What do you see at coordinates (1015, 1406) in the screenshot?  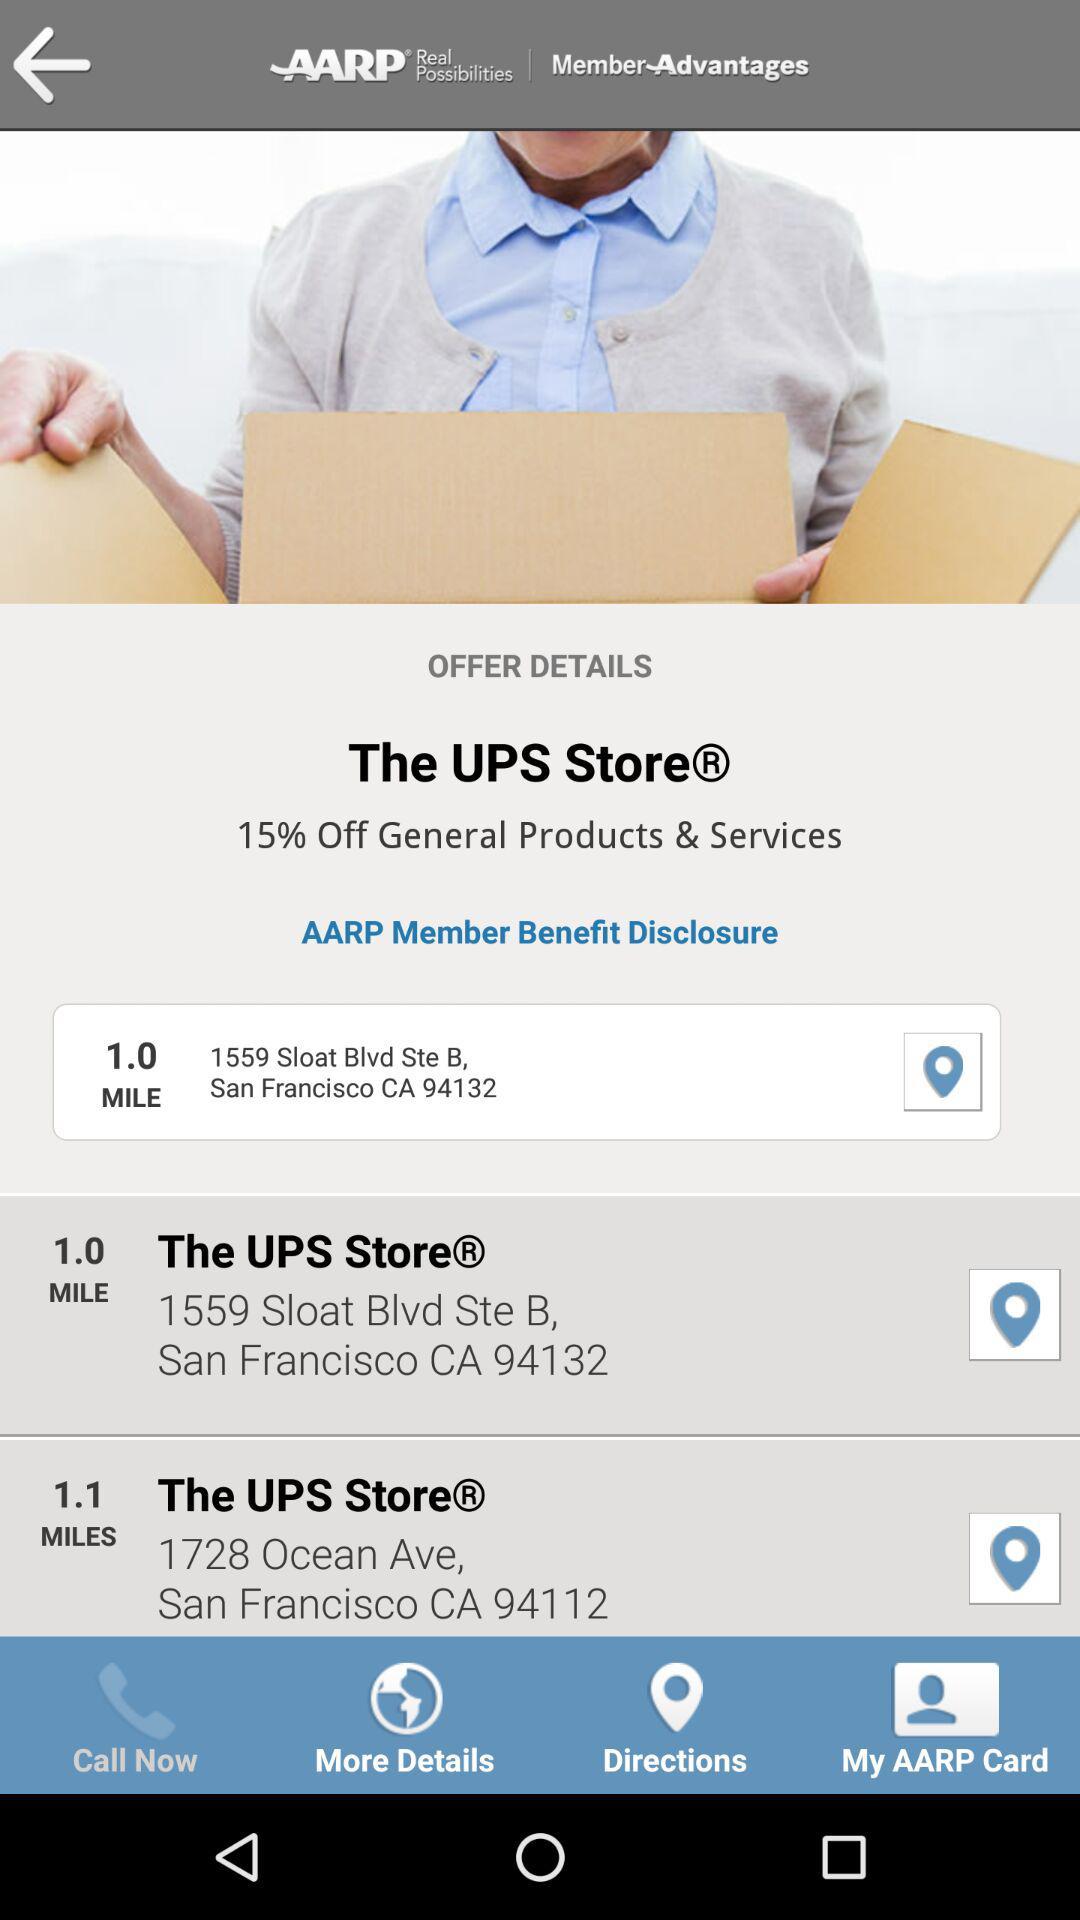 I see `the location icon` at bounding box center [1015, 1406].